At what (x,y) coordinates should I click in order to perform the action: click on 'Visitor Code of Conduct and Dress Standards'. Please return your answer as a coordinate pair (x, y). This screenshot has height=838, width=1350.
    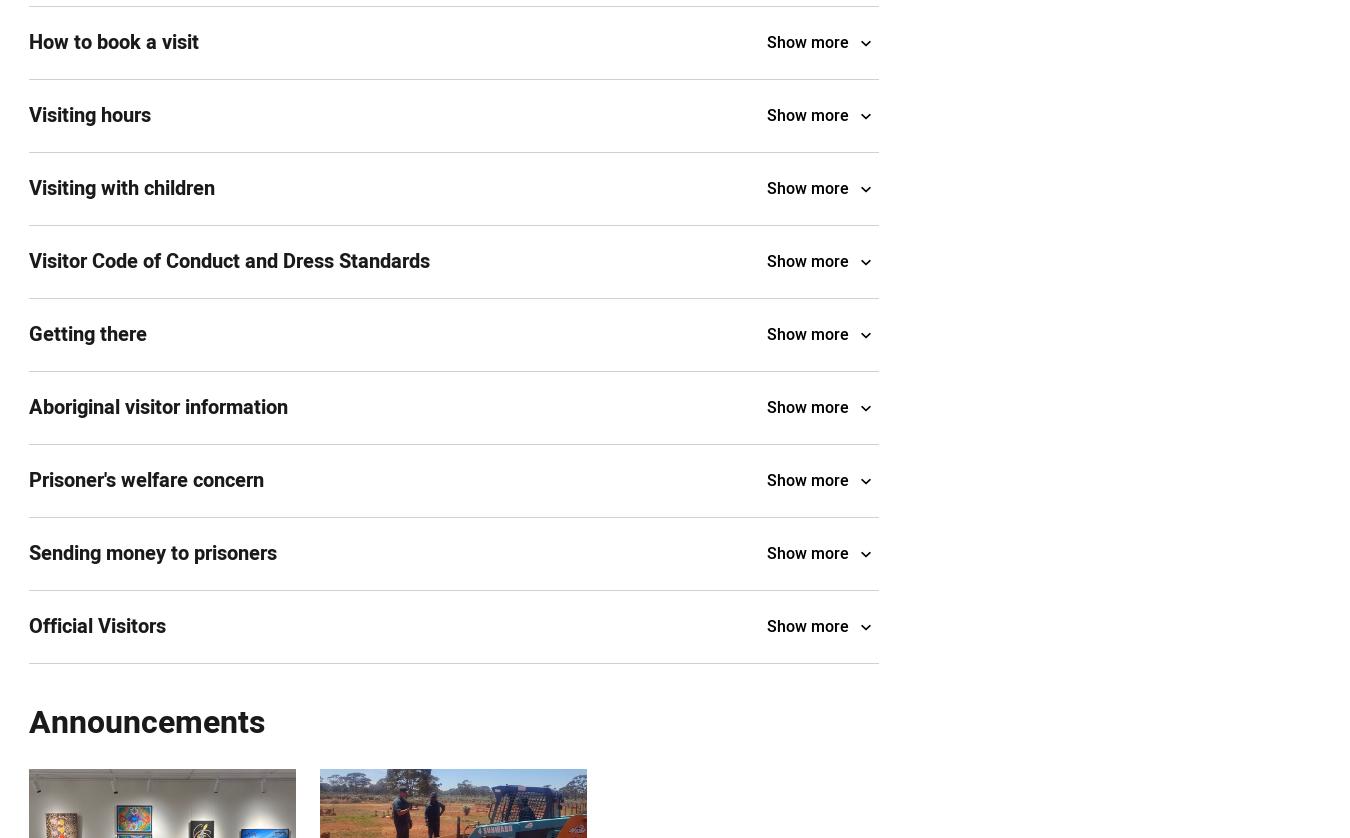
    Looking at the image, I should click on (228, 260).